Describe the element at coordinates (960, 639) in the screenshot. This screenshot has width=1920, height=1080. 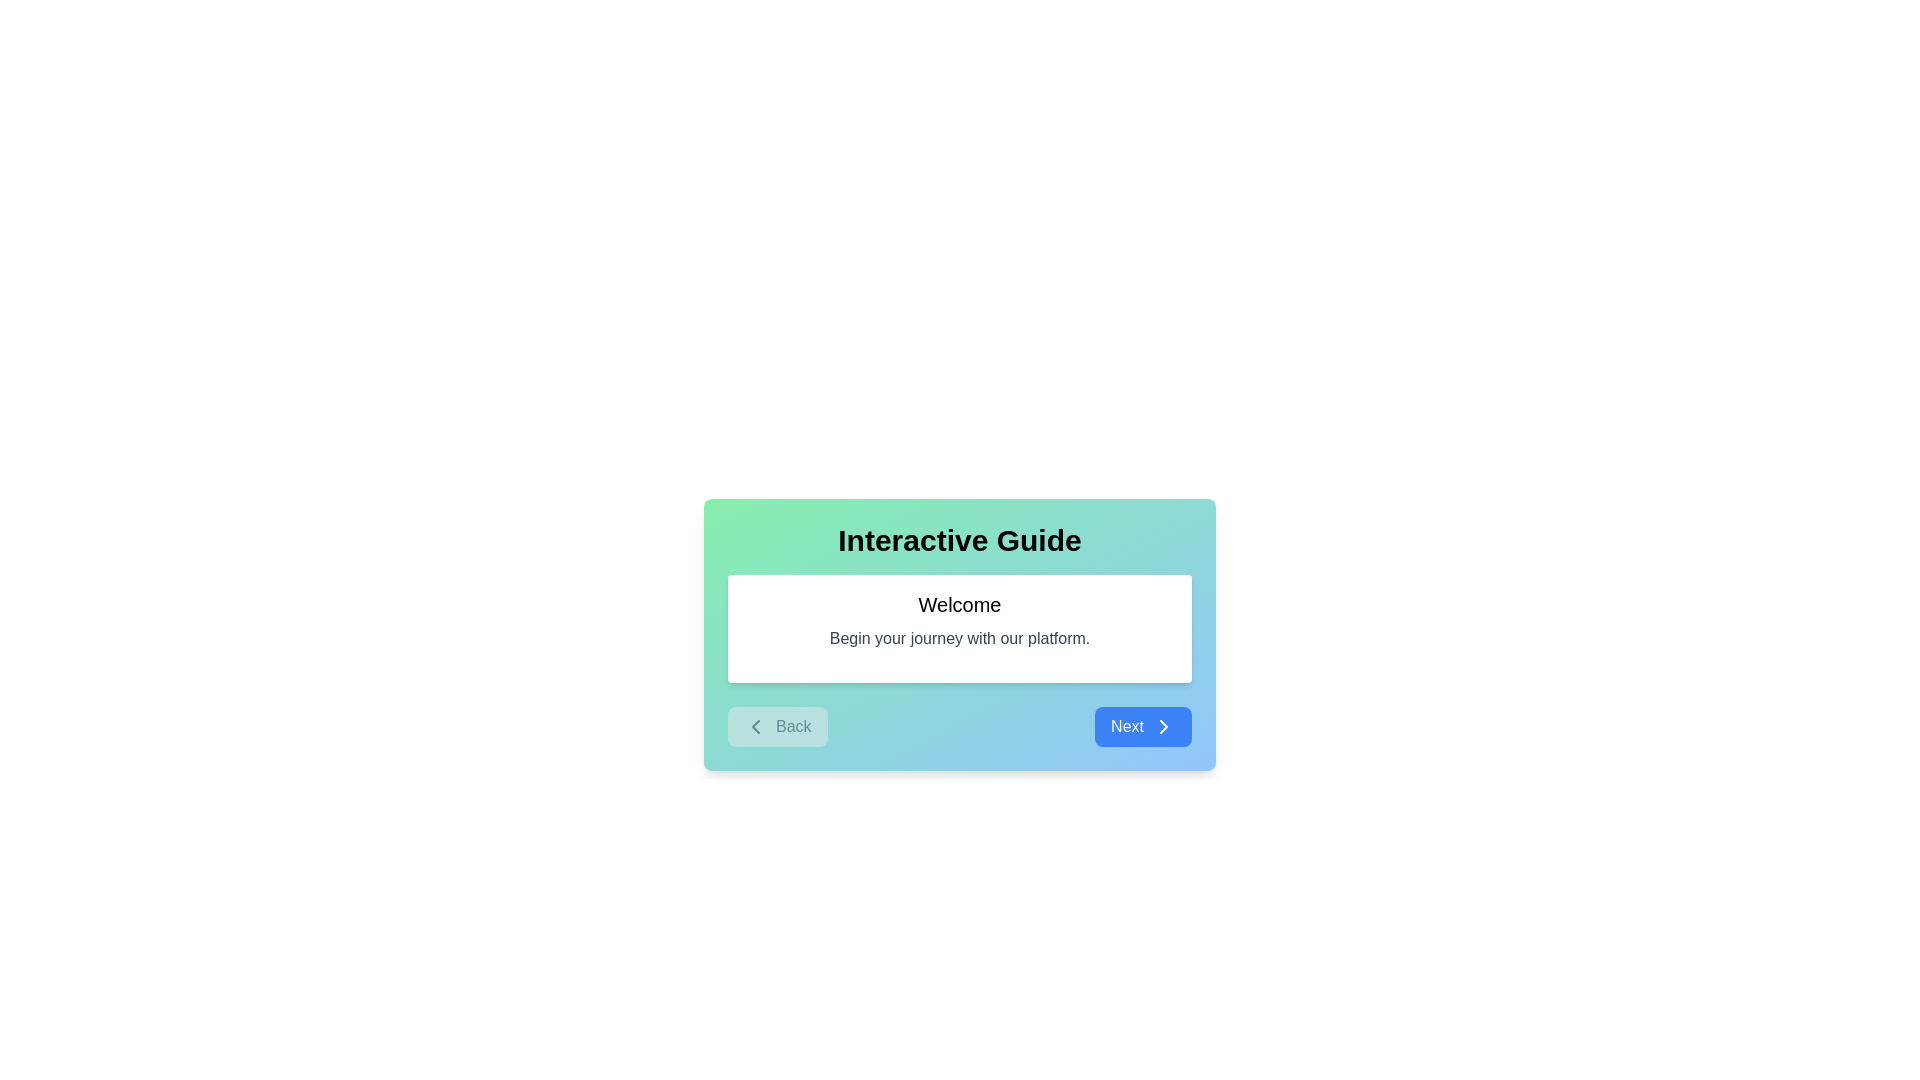
I see `the descriptive or motivational message text located directly below the 'Welcome' text within the white card-like structure` at that location.